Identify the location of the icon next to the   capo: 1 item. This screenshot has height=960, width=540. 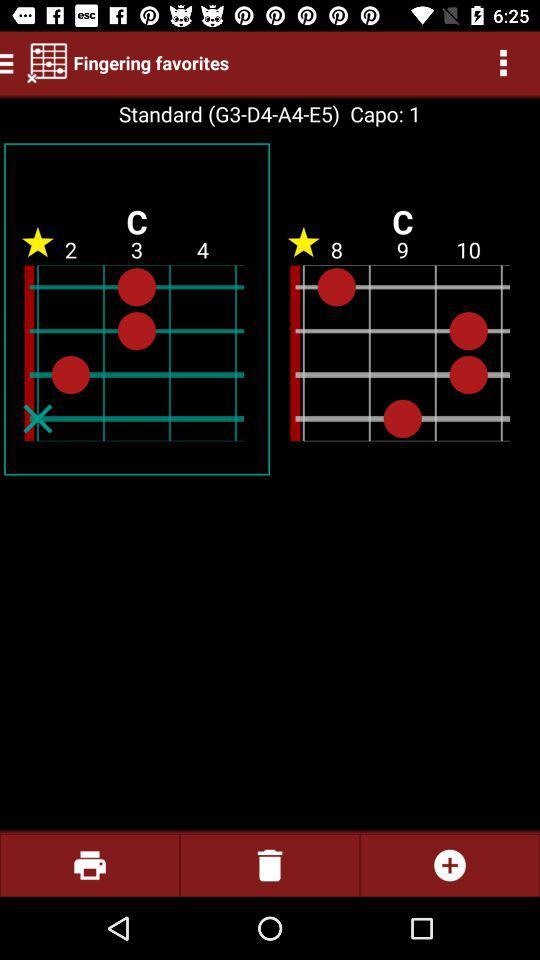
(228, 114).